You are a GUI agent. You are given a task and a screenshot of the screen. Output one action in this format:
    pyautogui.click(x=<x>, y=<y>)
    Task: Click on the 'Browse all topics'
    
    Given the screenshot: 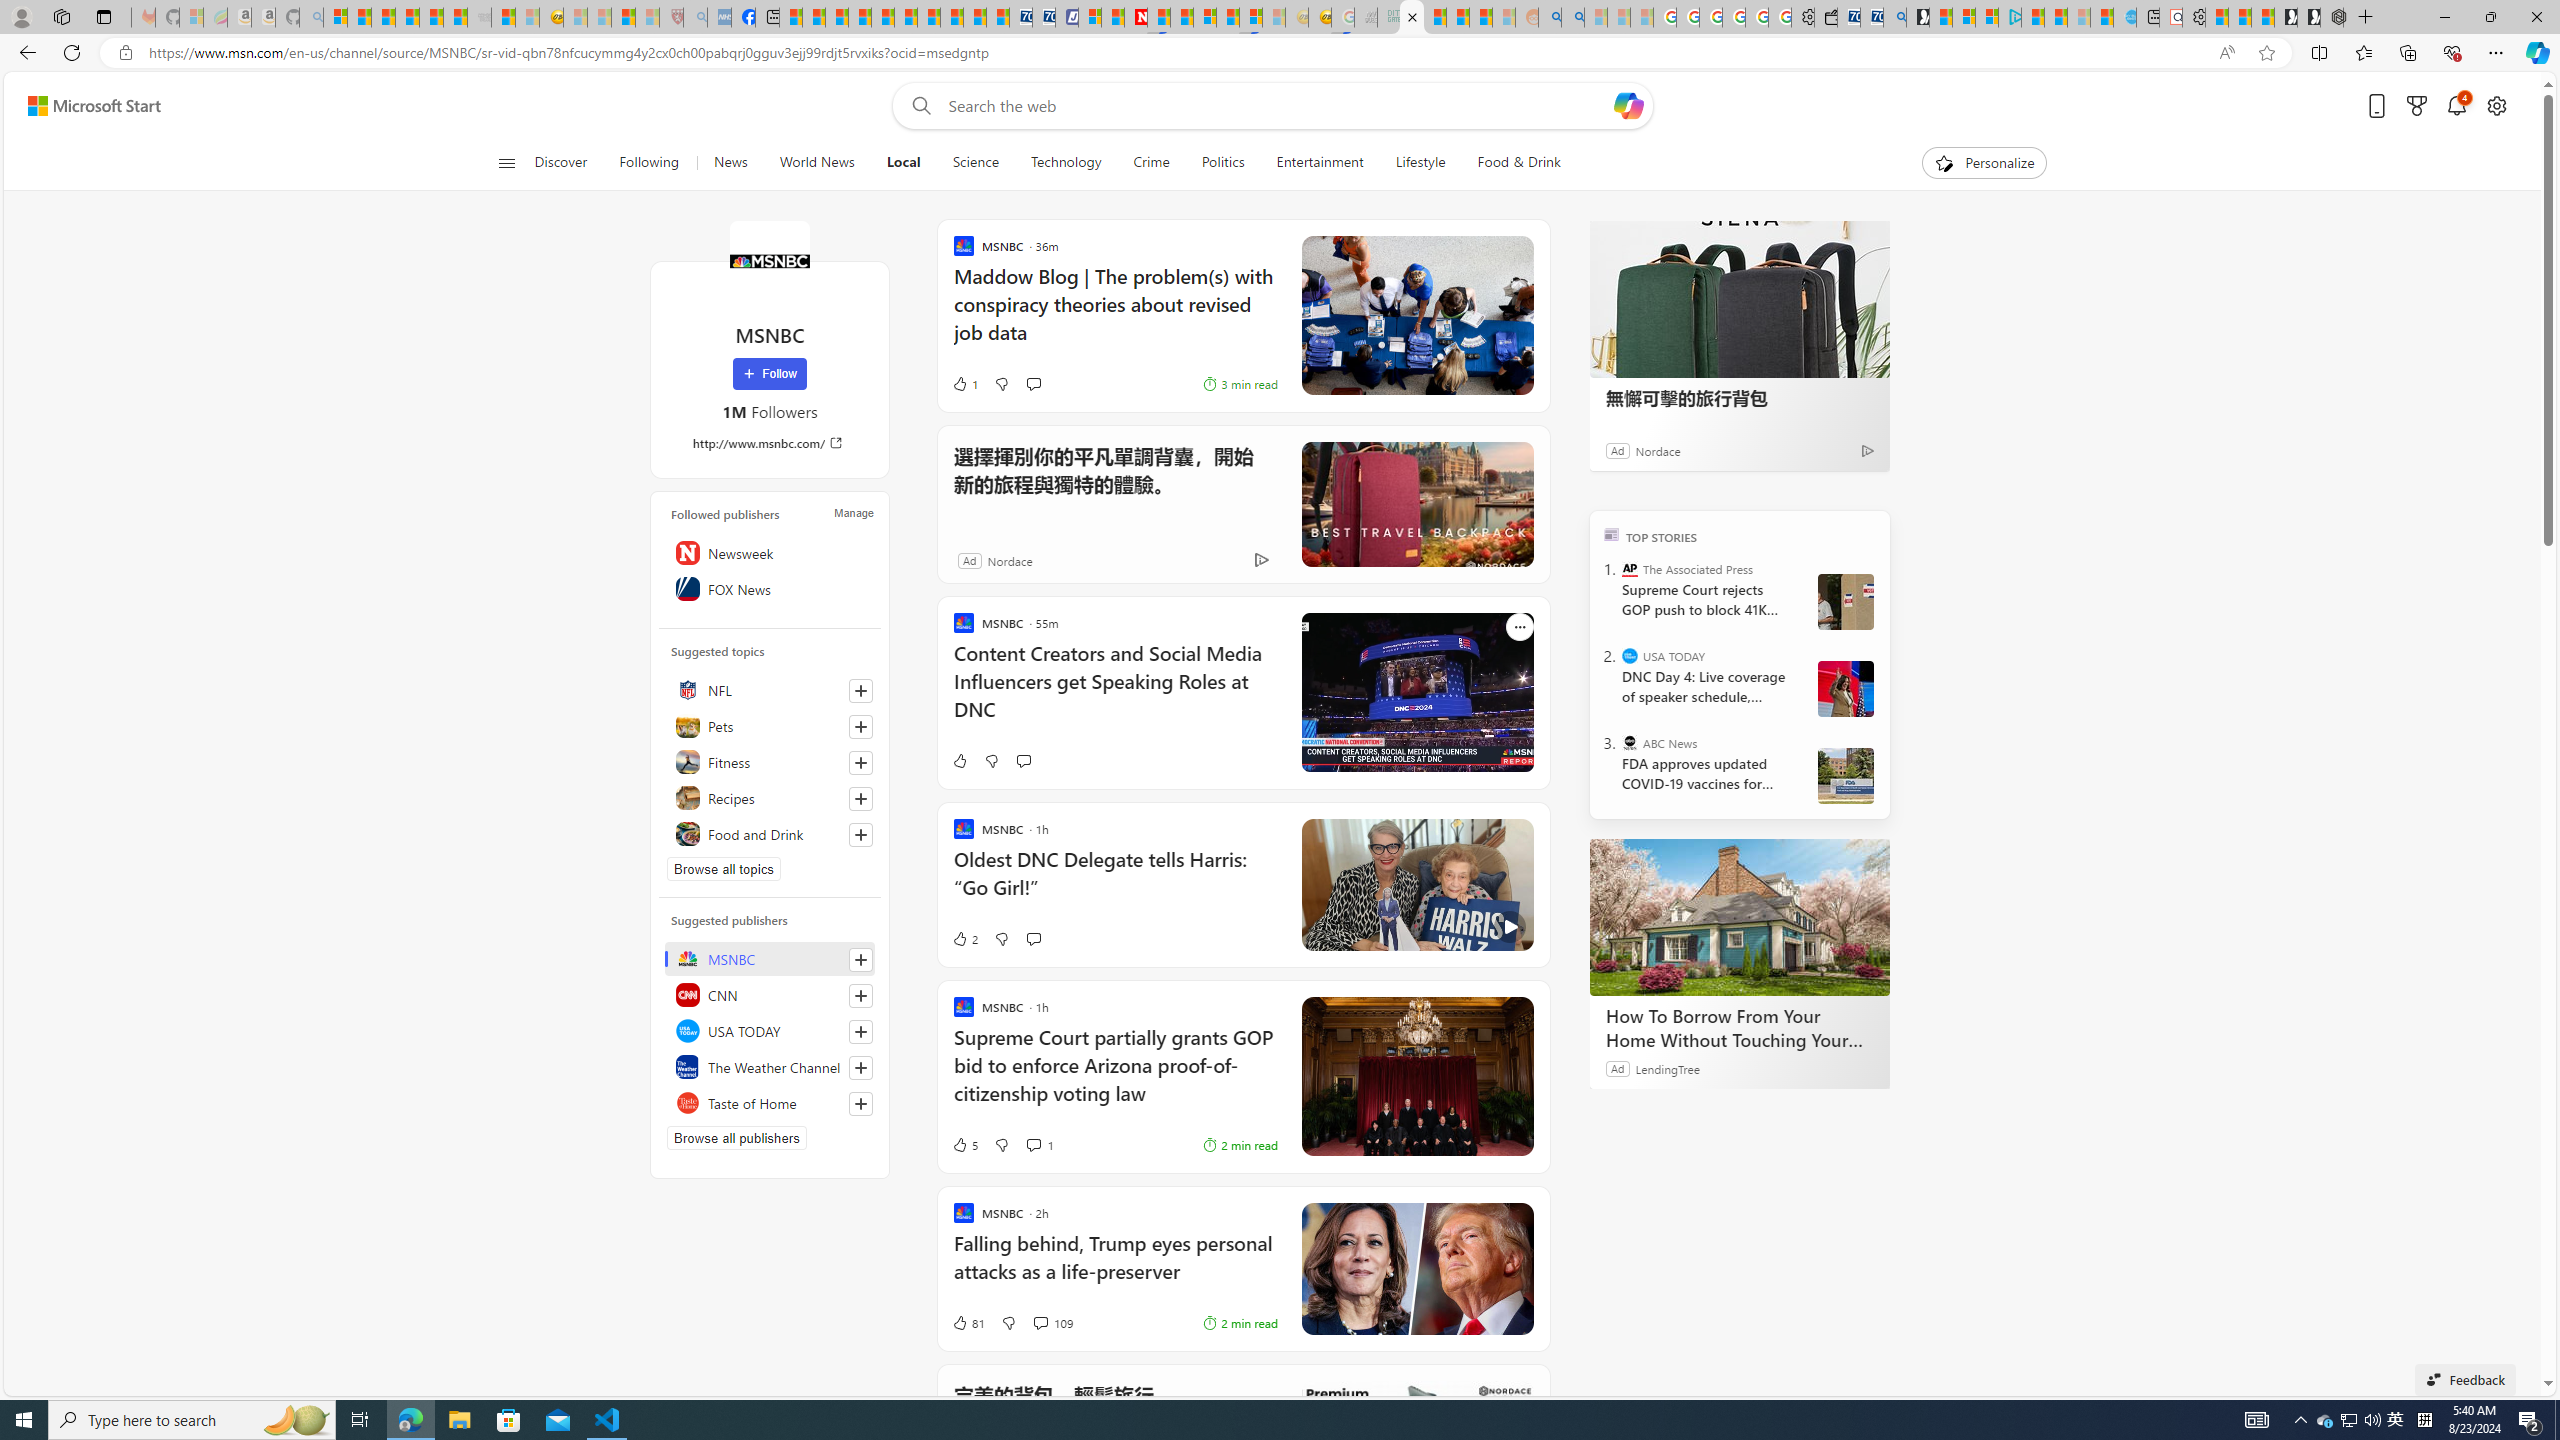 What is the action you would take?
    pyautogui.click(x=723, y=869)
    